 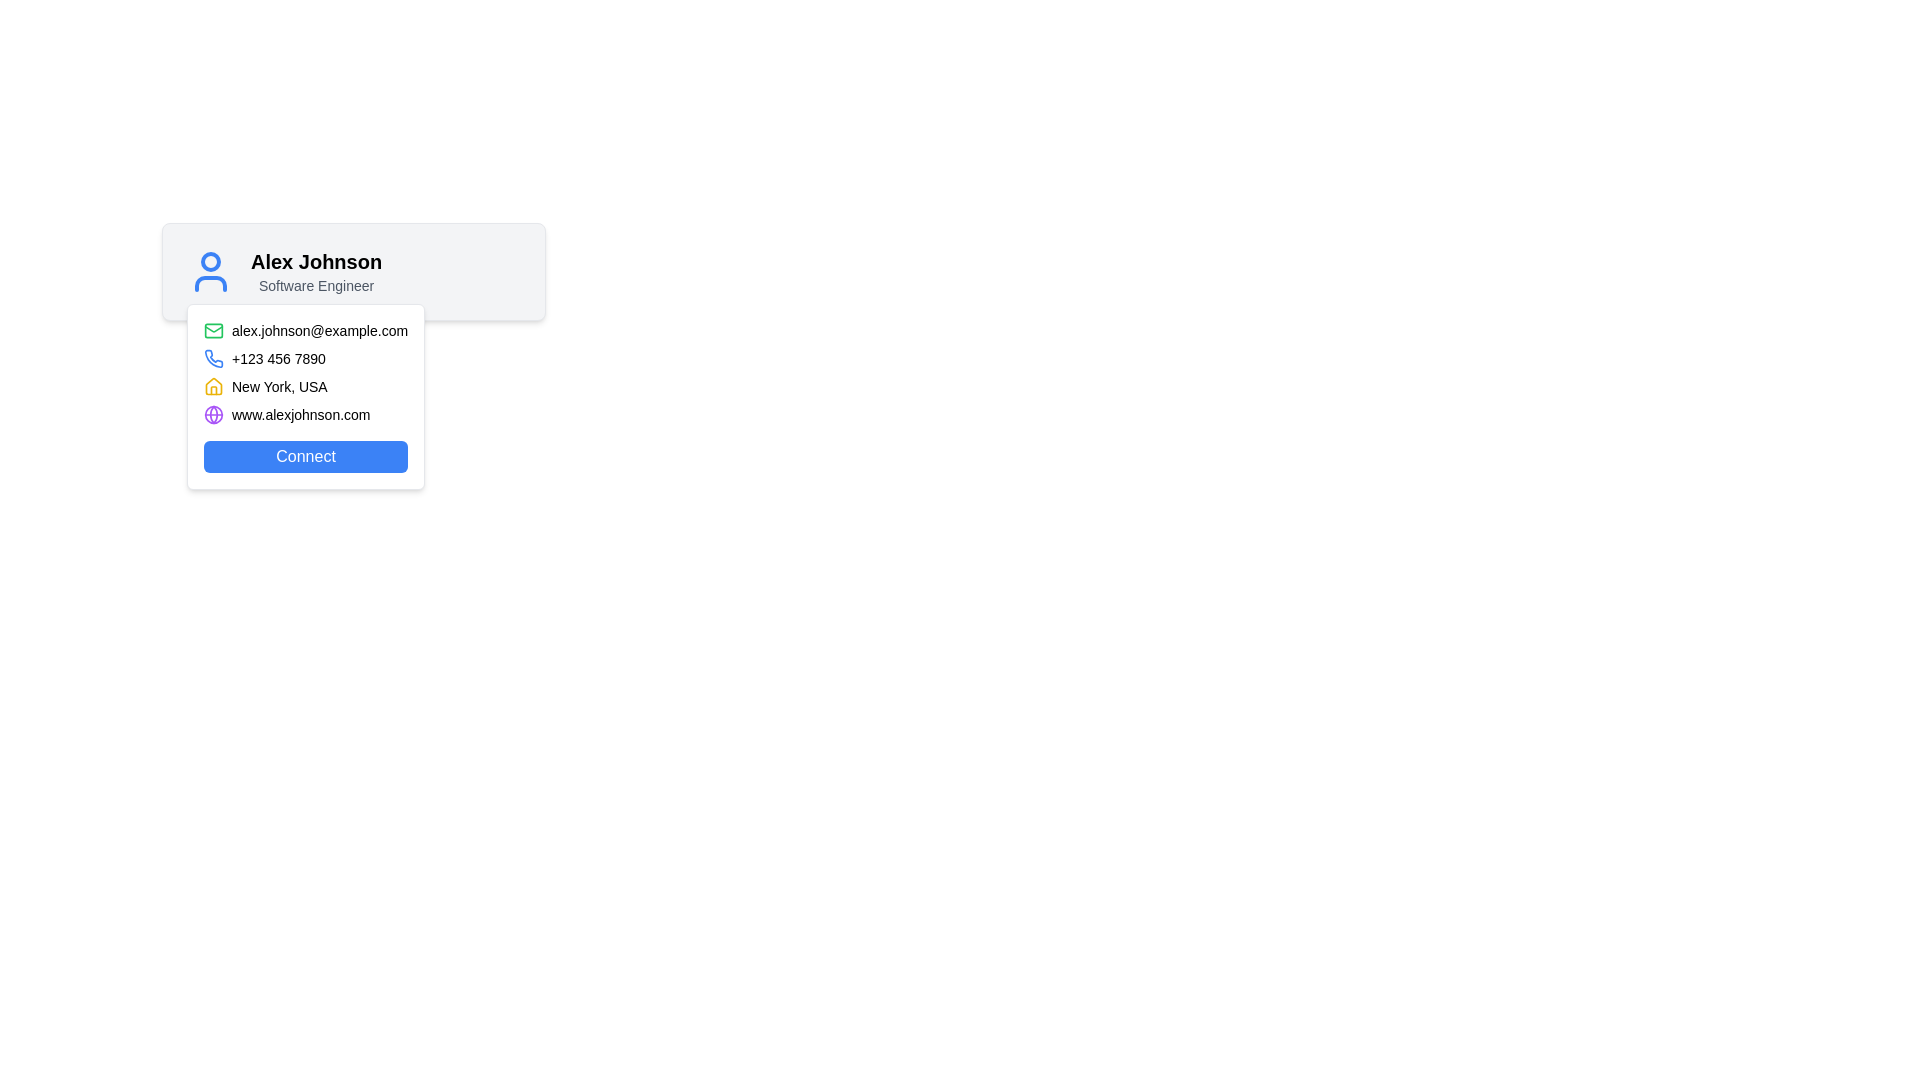 I want to click on the phone number icon located next to the contact phone number '+123 456 7890', so click(x=214, y=357).